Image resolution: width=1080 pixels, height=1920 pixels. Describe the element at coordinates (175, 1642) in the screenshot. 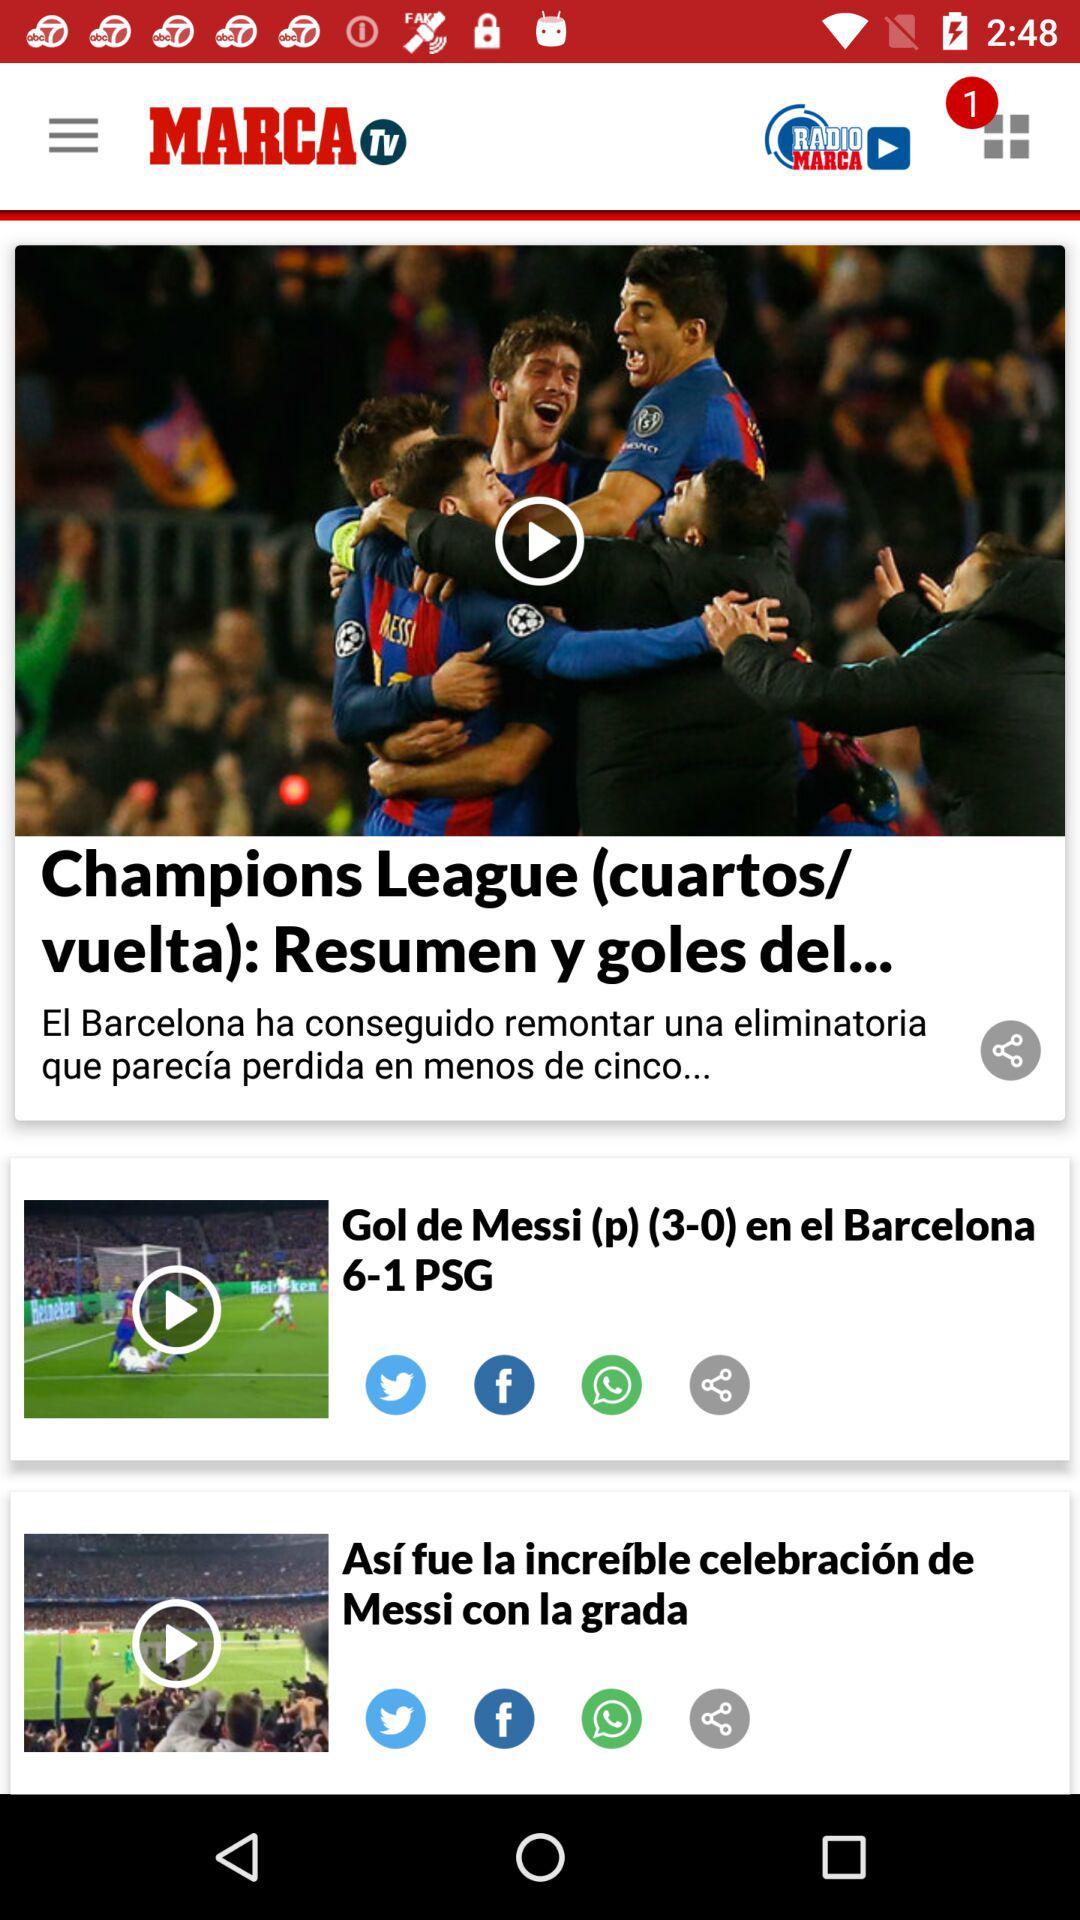

I see `open video` at that location.